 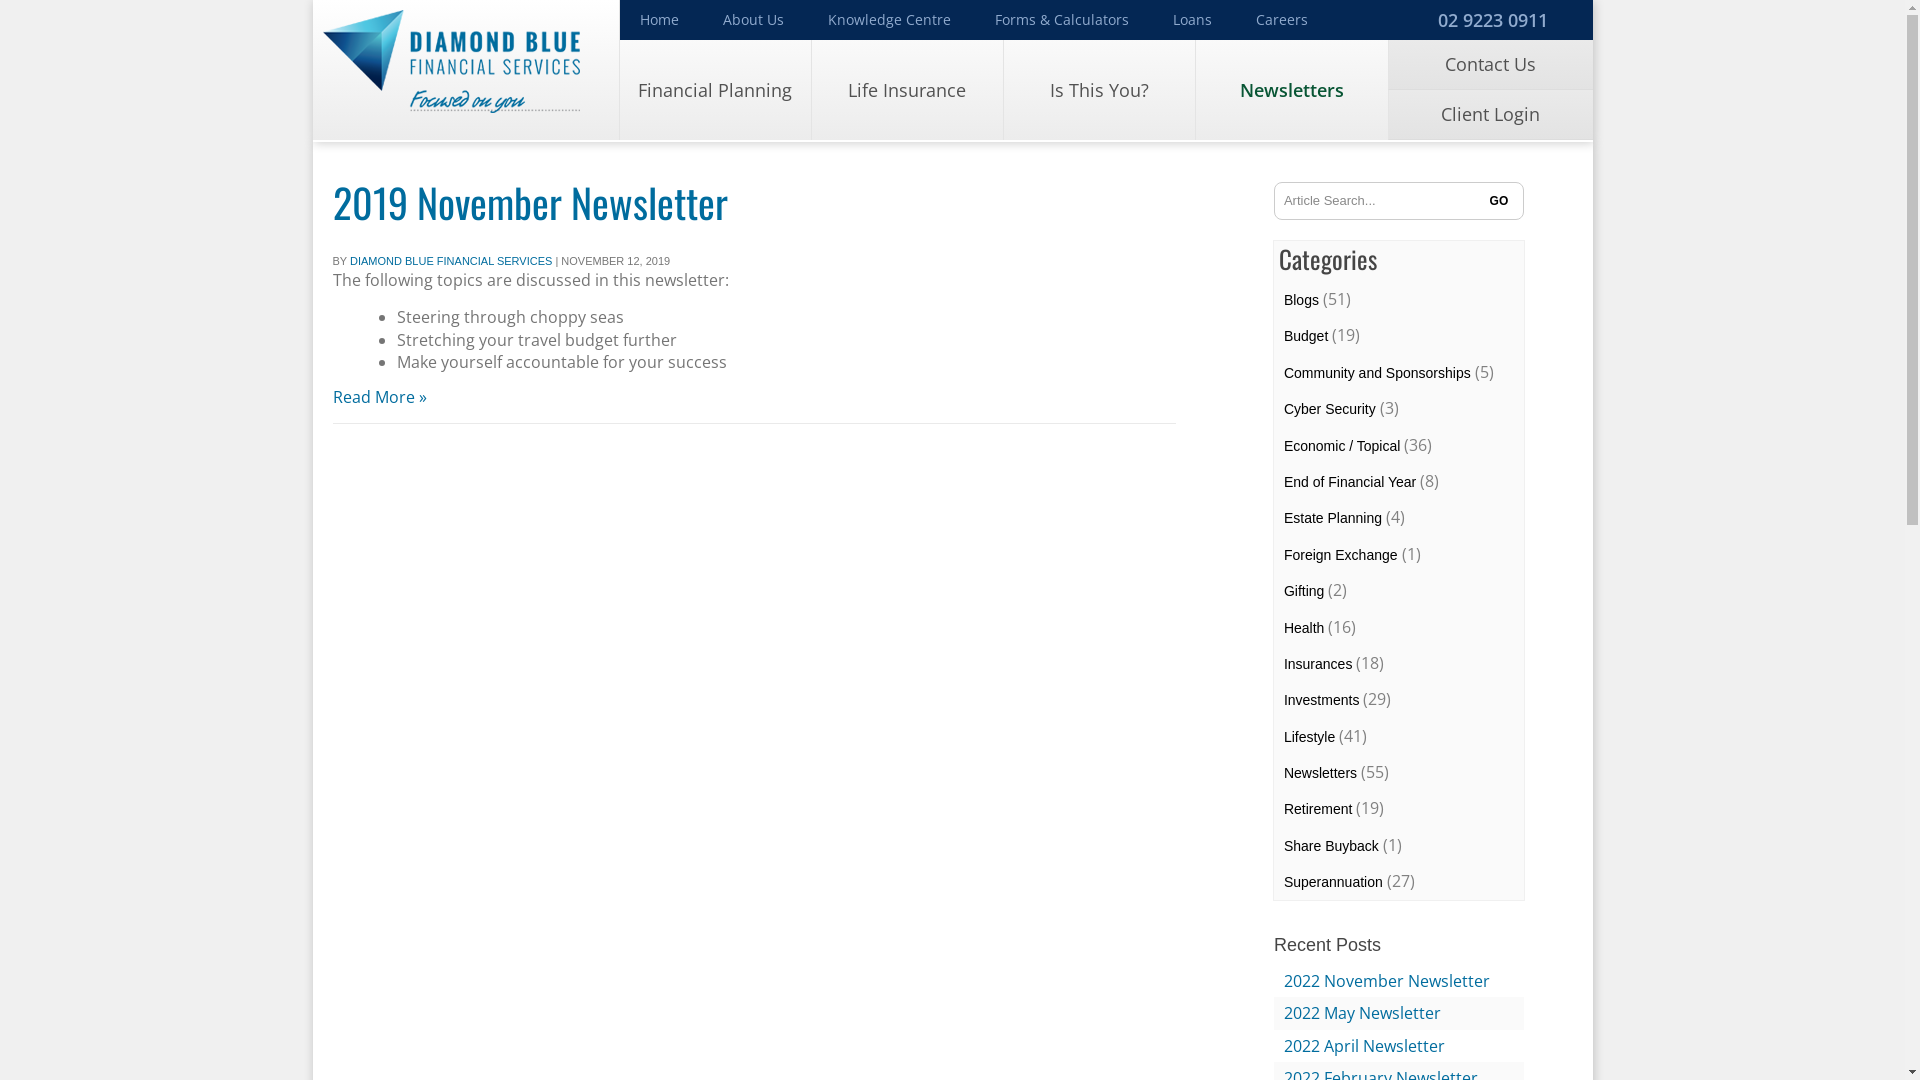 What do you see at coordinates (1349, 482) in the screenshot?
I see `'End of Financial Year'` at bounding box center [1349, 482].